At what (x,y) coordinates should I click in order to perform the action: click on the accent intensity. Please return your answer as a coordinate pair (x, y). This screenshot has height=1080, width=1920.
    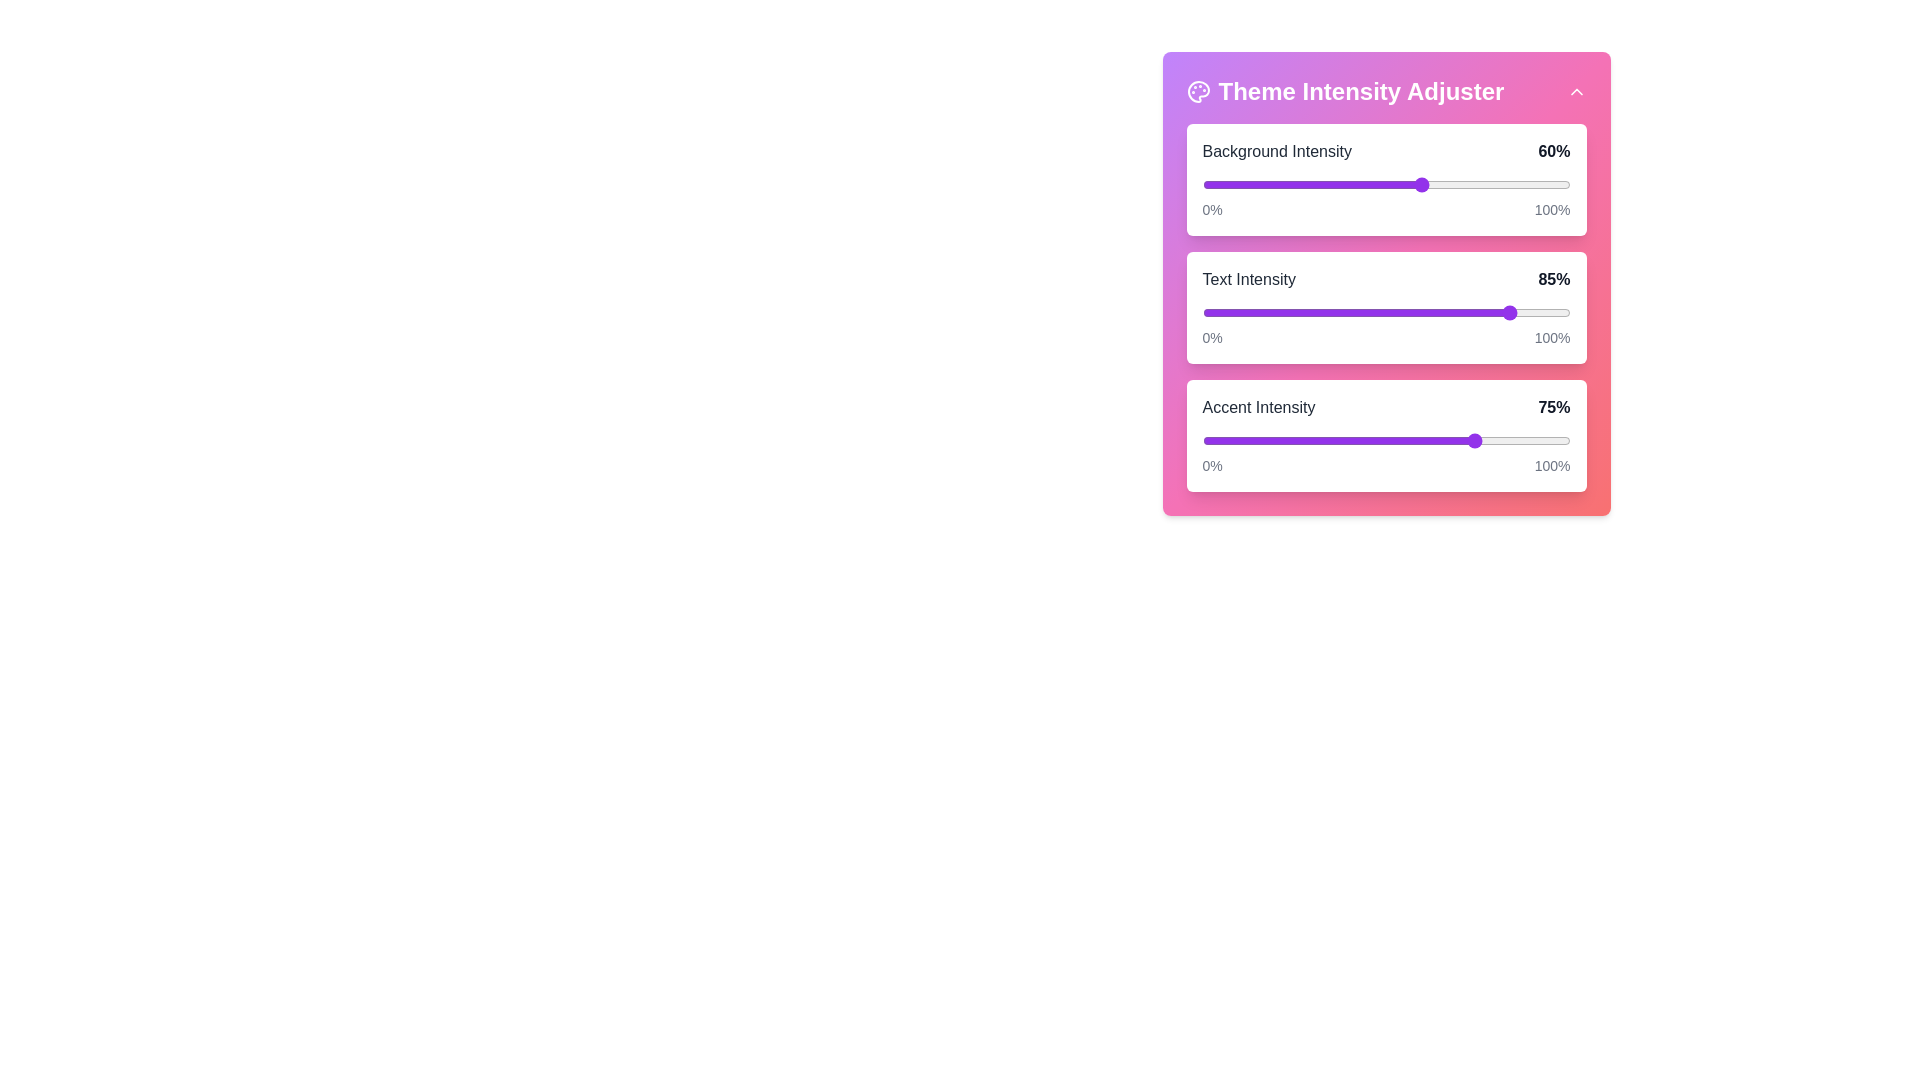
    Looking at the image, I should click on (1230, 439).